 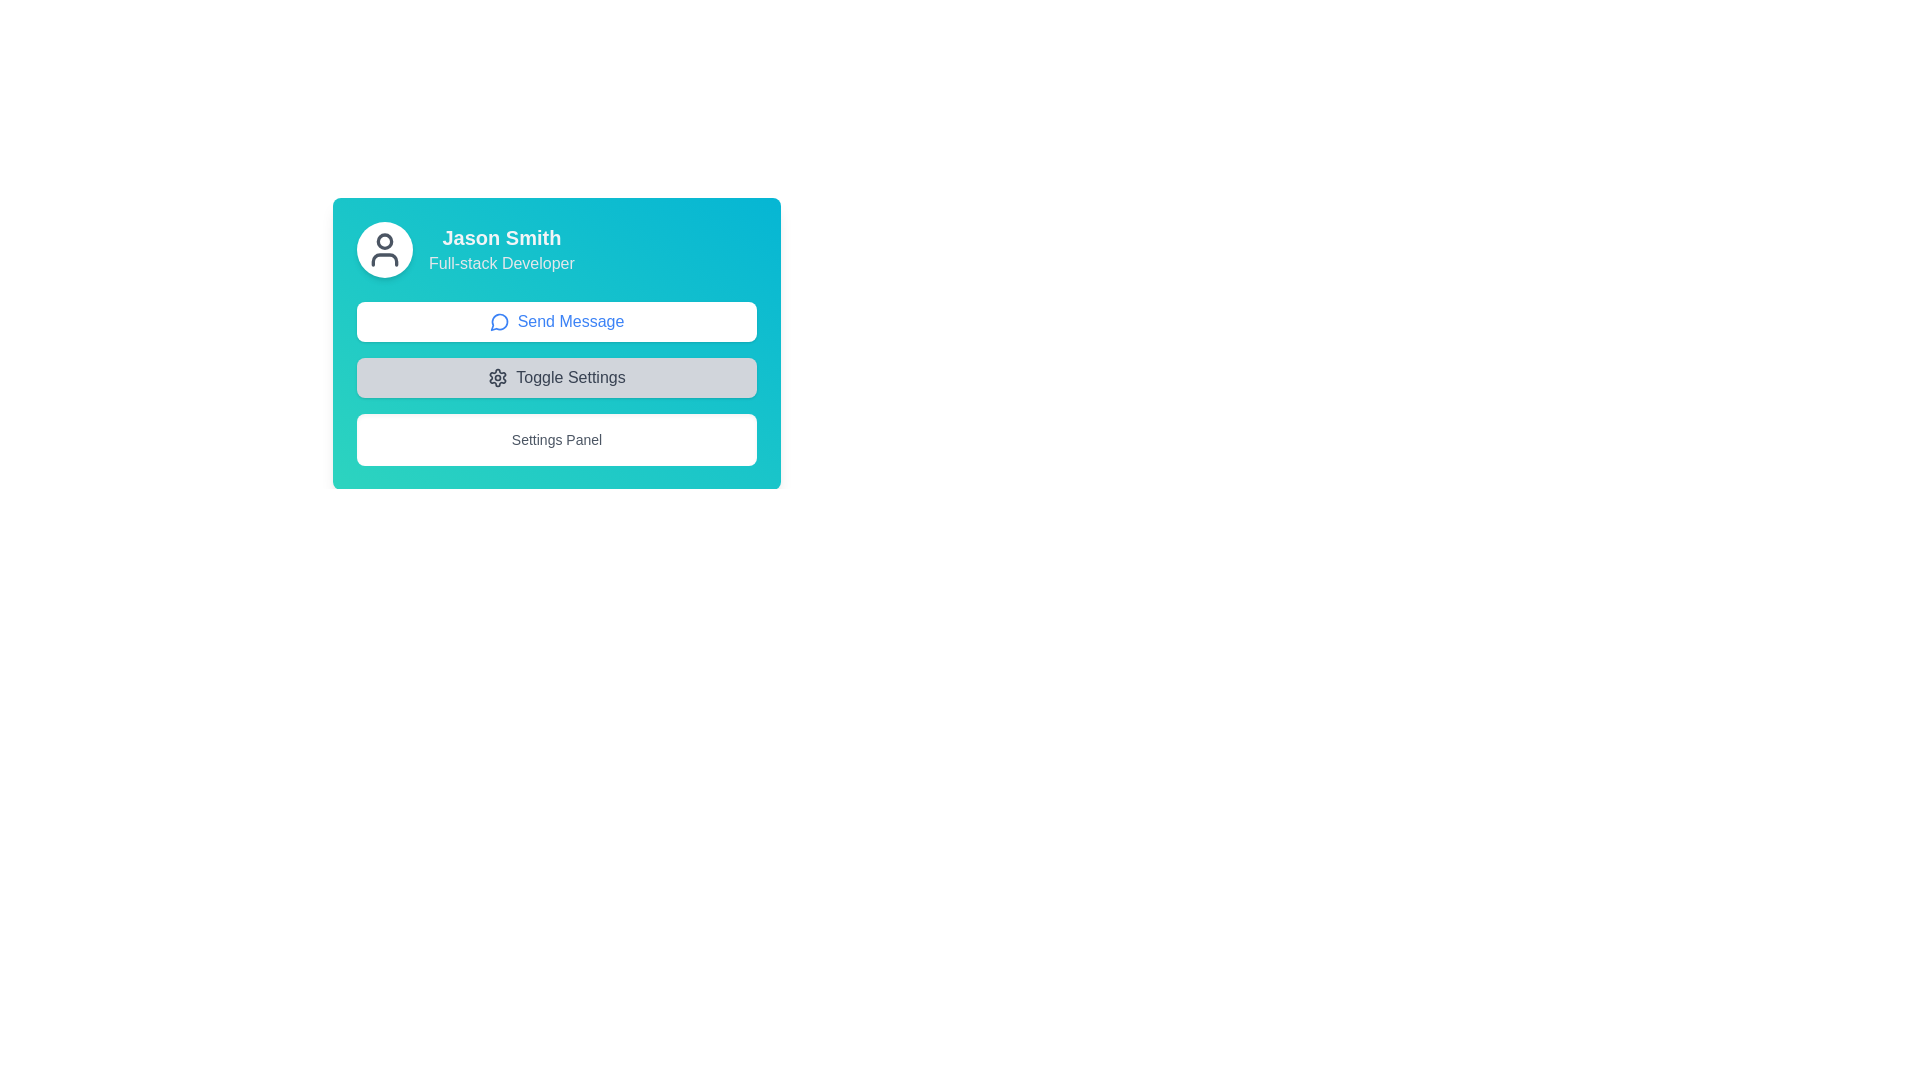 What do you see at coordinates (672, 330) in the screenshot?
I see `within the Information Panel, which contains the text 'Jason Smith' and sections labeled 'Send Message', 'Toggle Settings', and 'Settings Panel', to interact with its inner components` at bounding box center [672, 330].